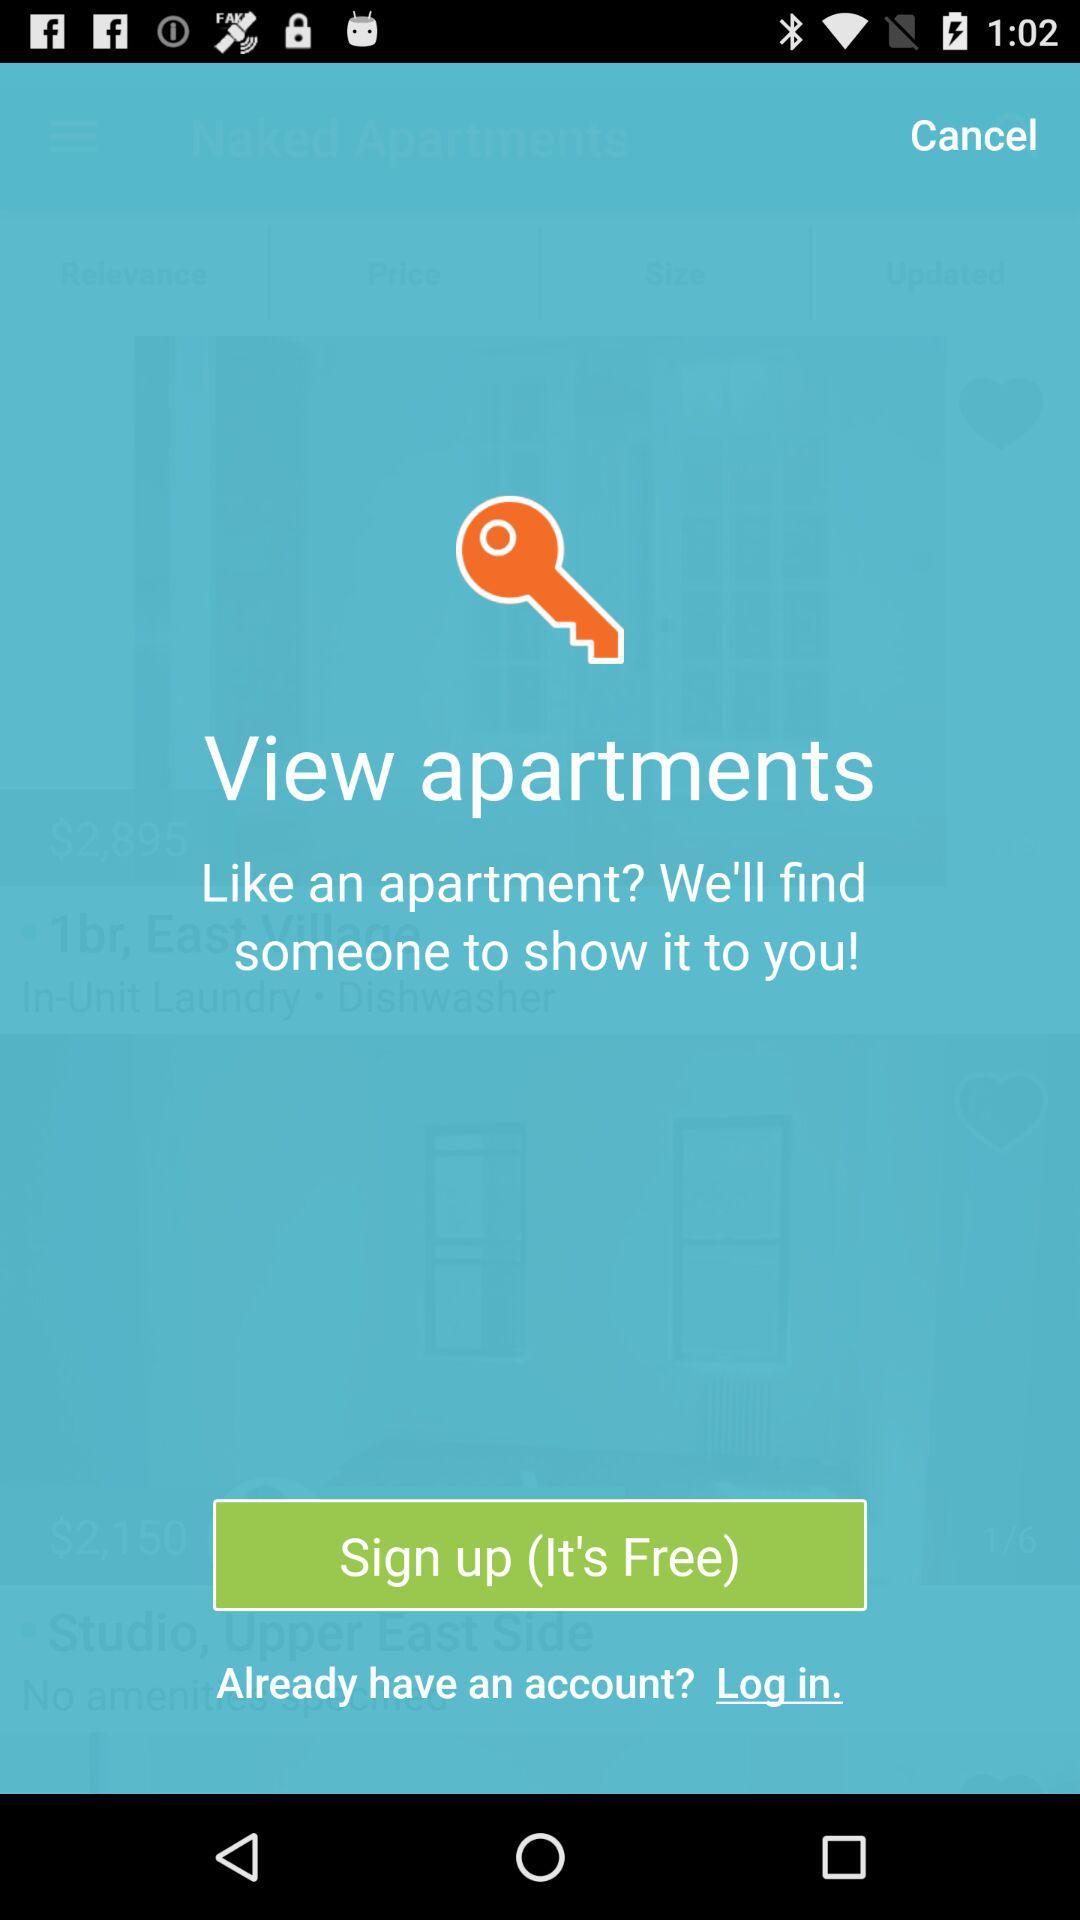  Describe the element at coordinates (972, 132) in the screenshot. I see `the item above the like an apartment item` at that location.